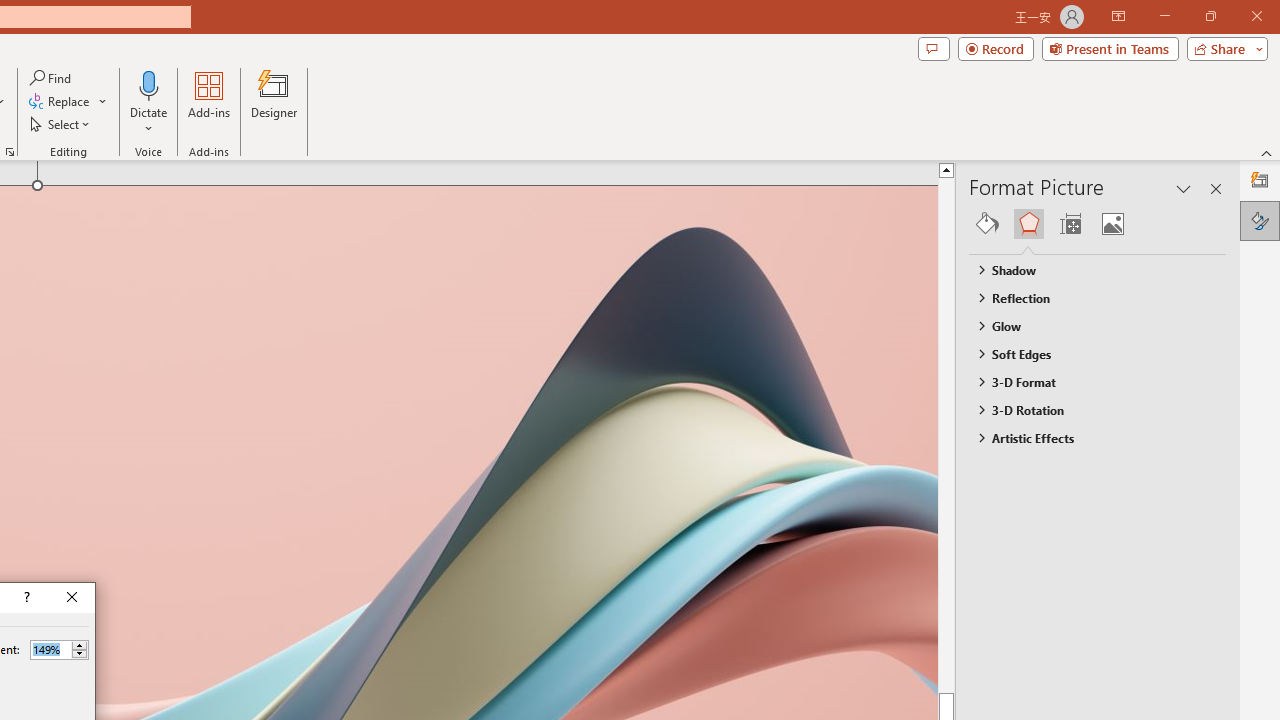 The image size is (1280, 720). Describe the element at coordinates (148, 84) in the screenshot. I see `'Dictate'` at that location.